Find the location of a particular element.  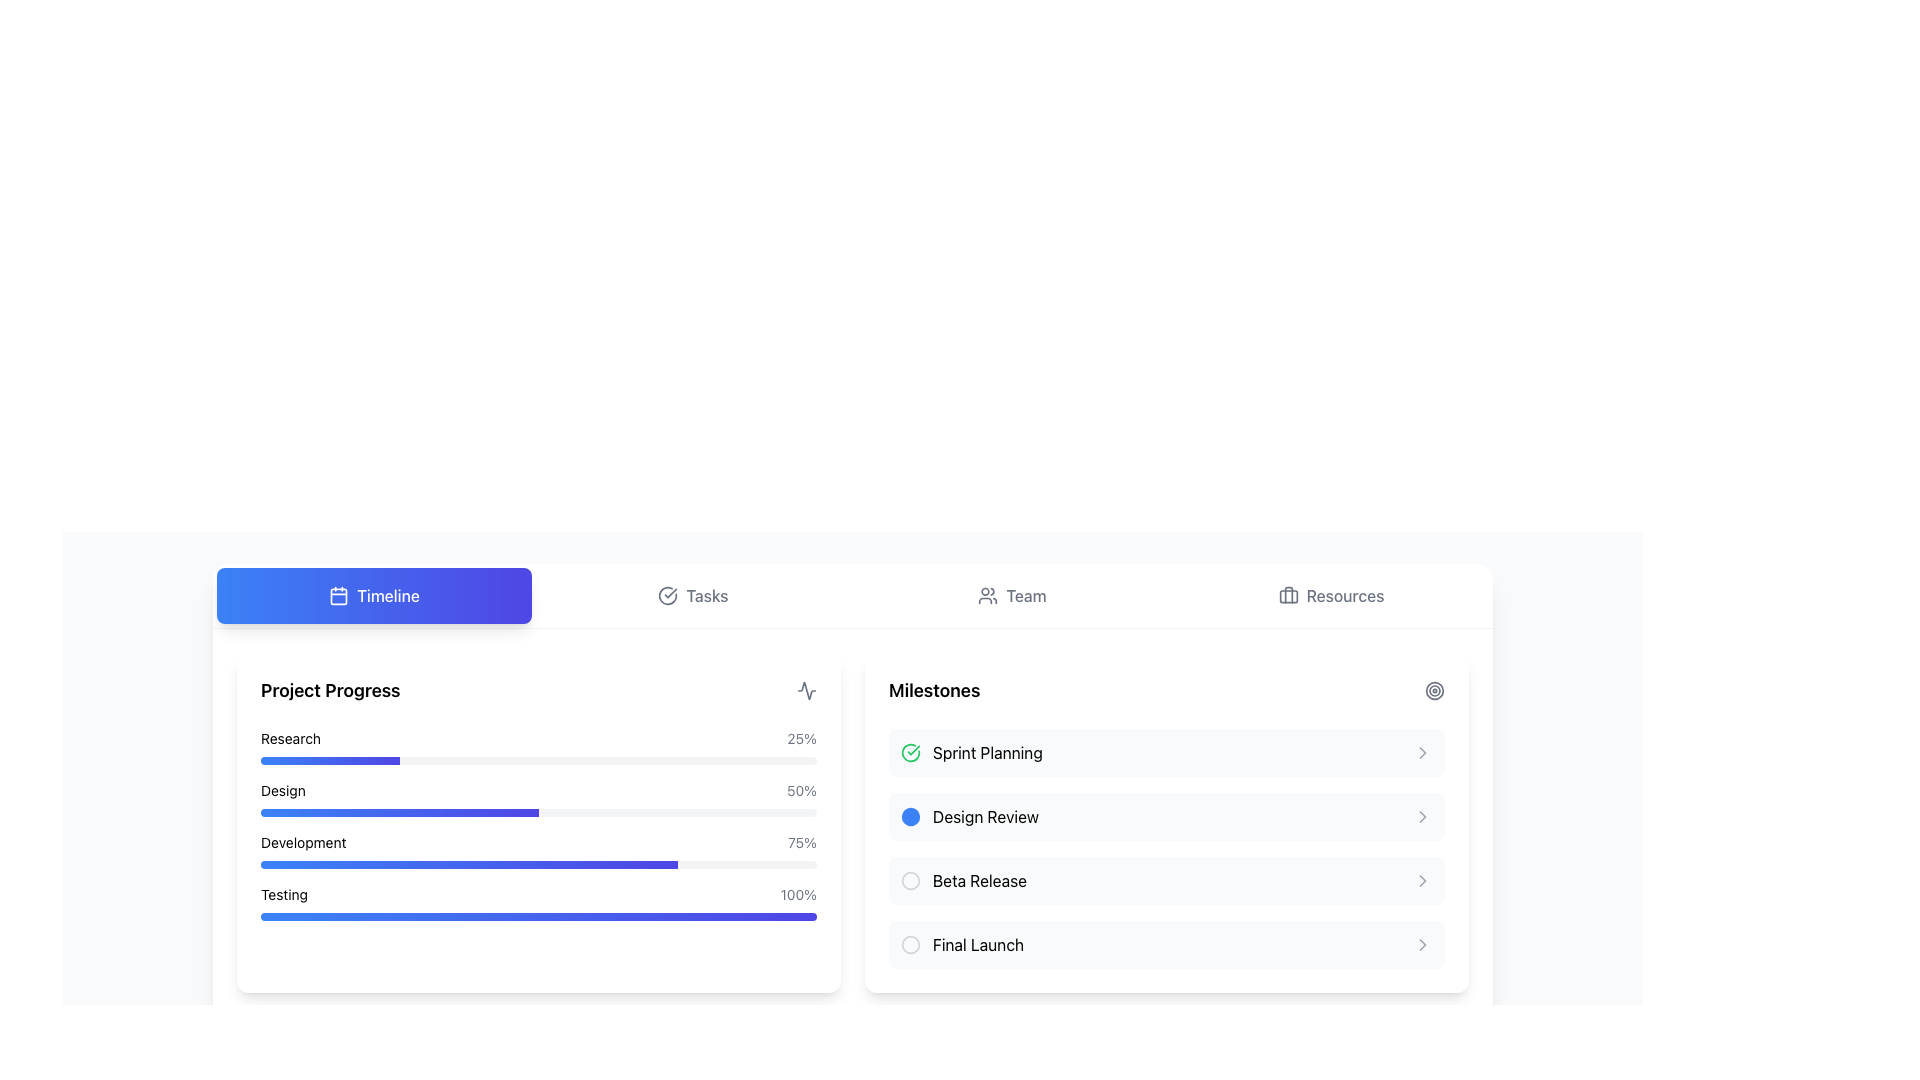

the text label that displays 'Testing', located above the progress bar indicating '100%' is located at coordinates (283, 893).